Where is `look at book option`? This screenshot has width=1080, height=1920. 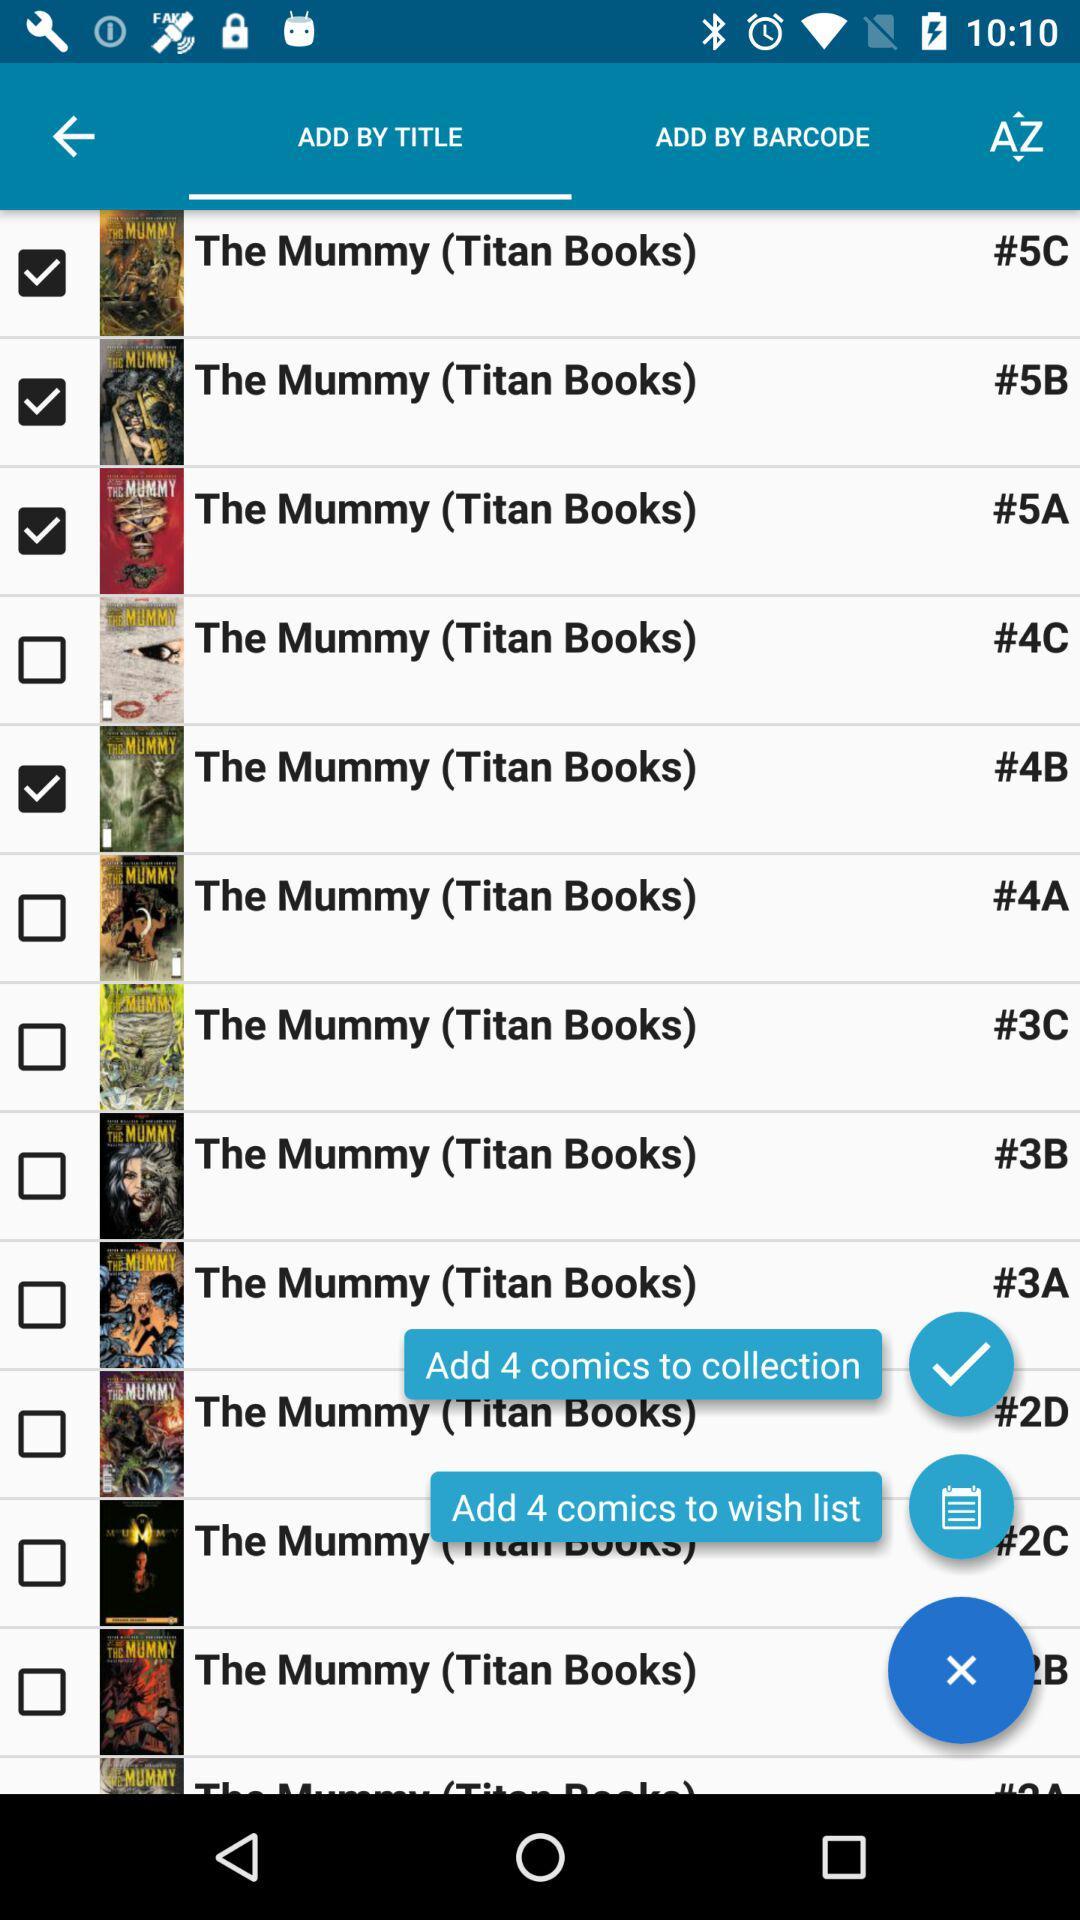 look at book option is located at coordinates (140, 787).